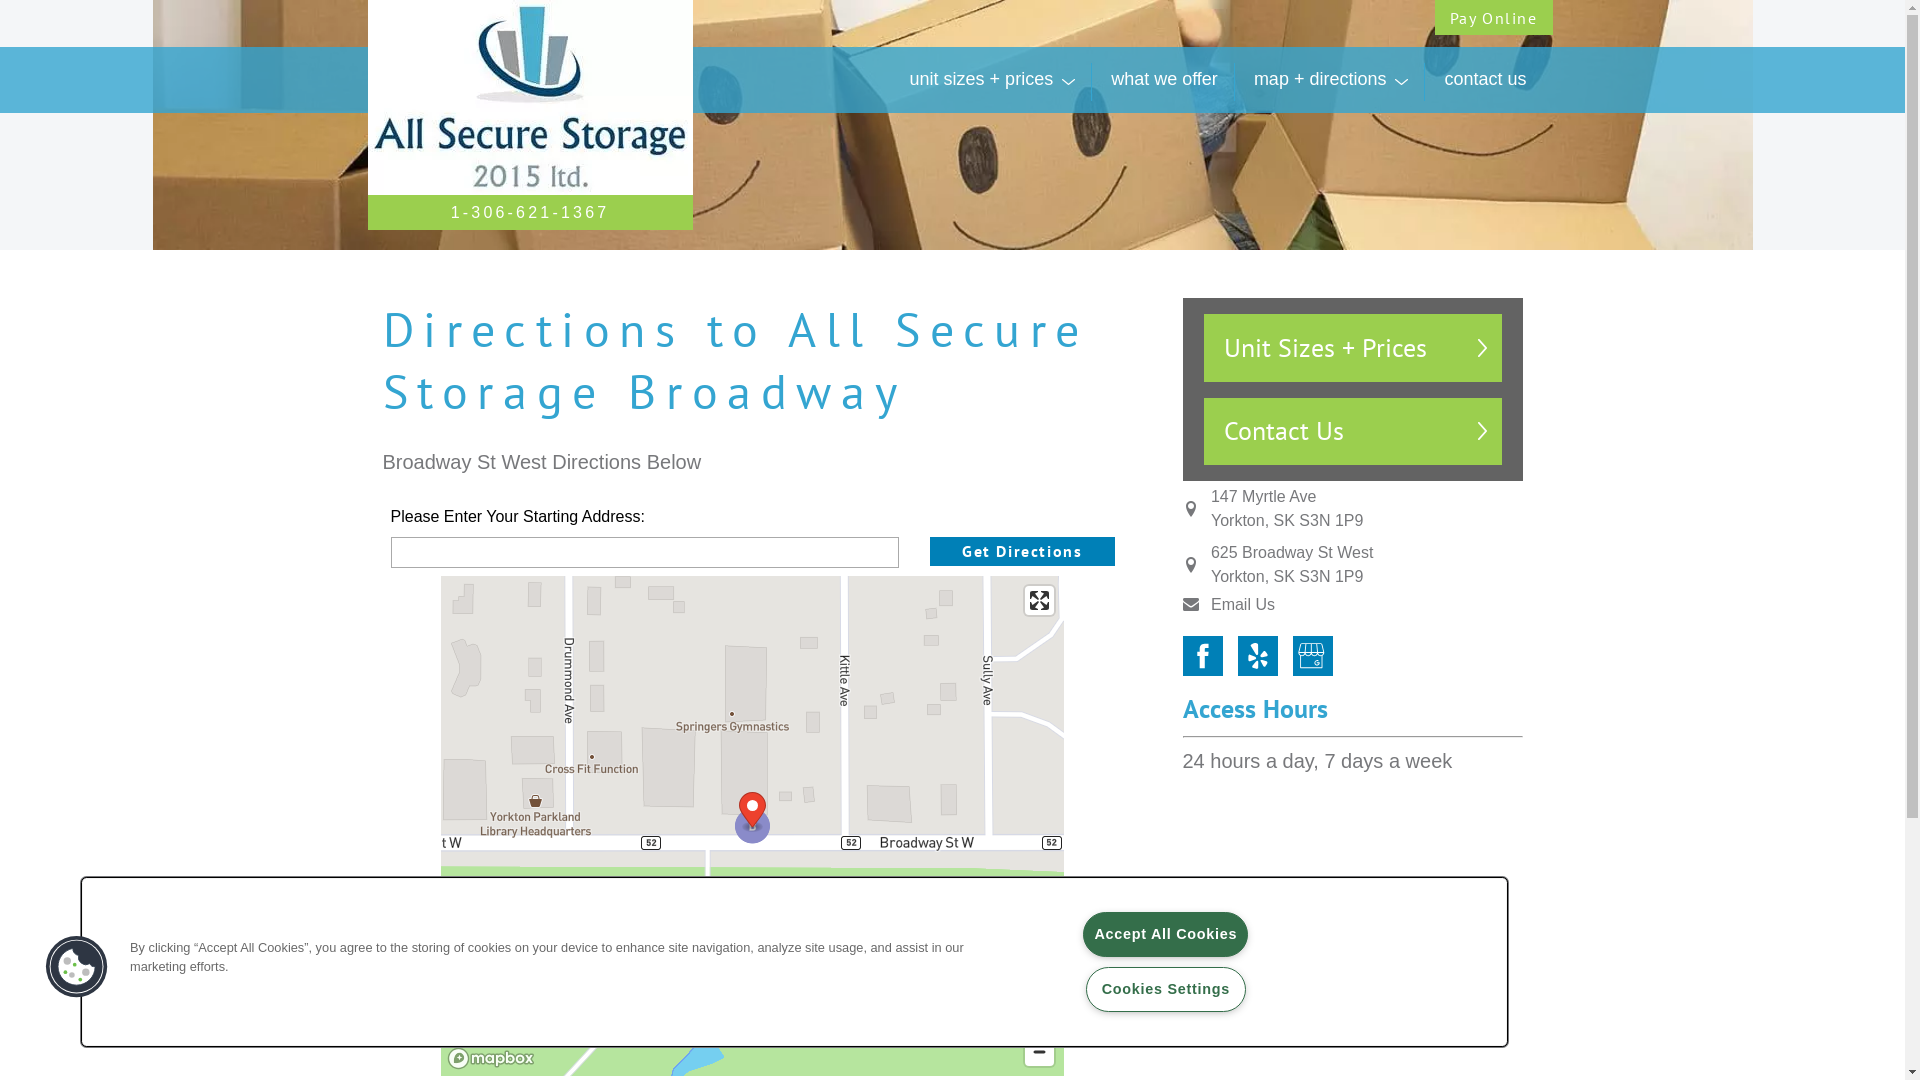  What do you see at coordinates (1022, 551) in the screenshot?
I see `'Get Directions'` at bounding box center [1022, 551].